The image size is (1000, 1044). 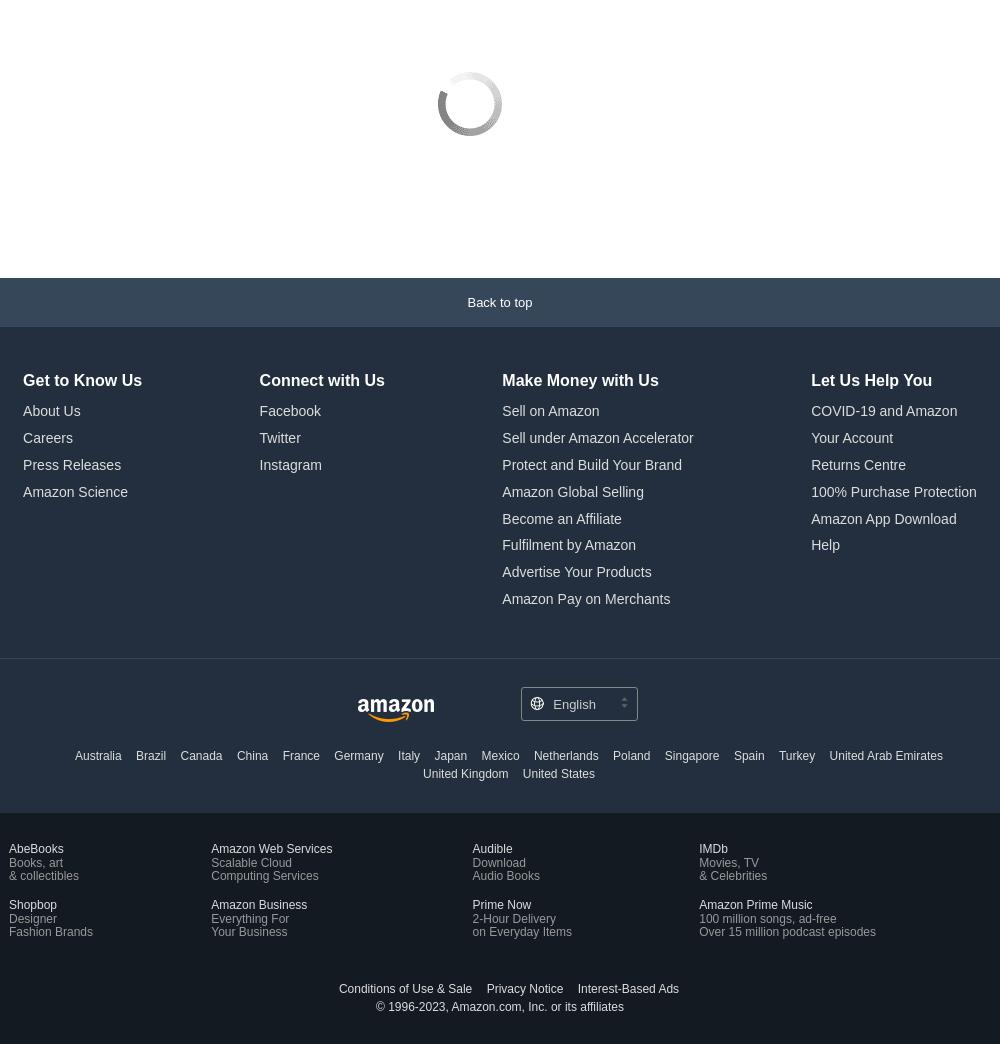 I want to click on 'Audible', so click(x=471, y=847).